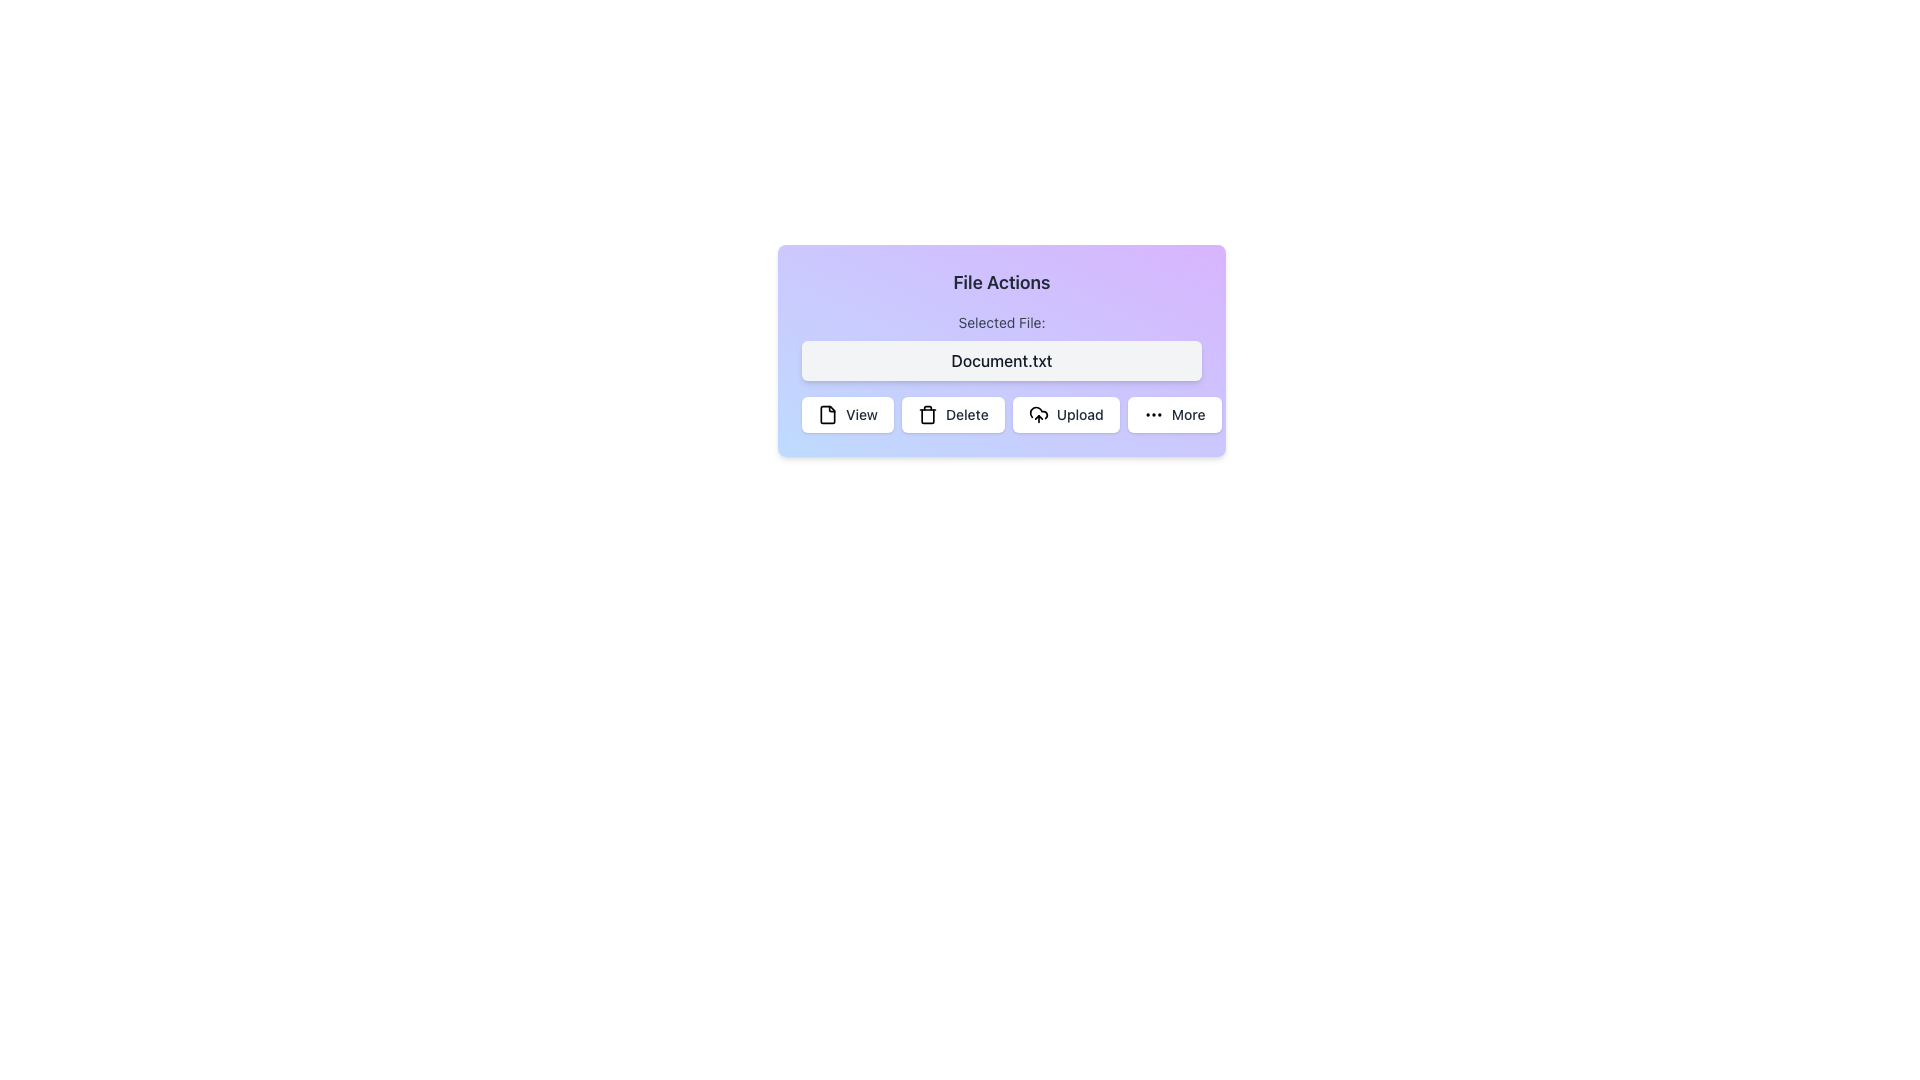  What do you see at coordinates (1174, 414) in the screenshot?
I see `the fourth button in the 'File Actions' section` at bounding box center [1174, 414].